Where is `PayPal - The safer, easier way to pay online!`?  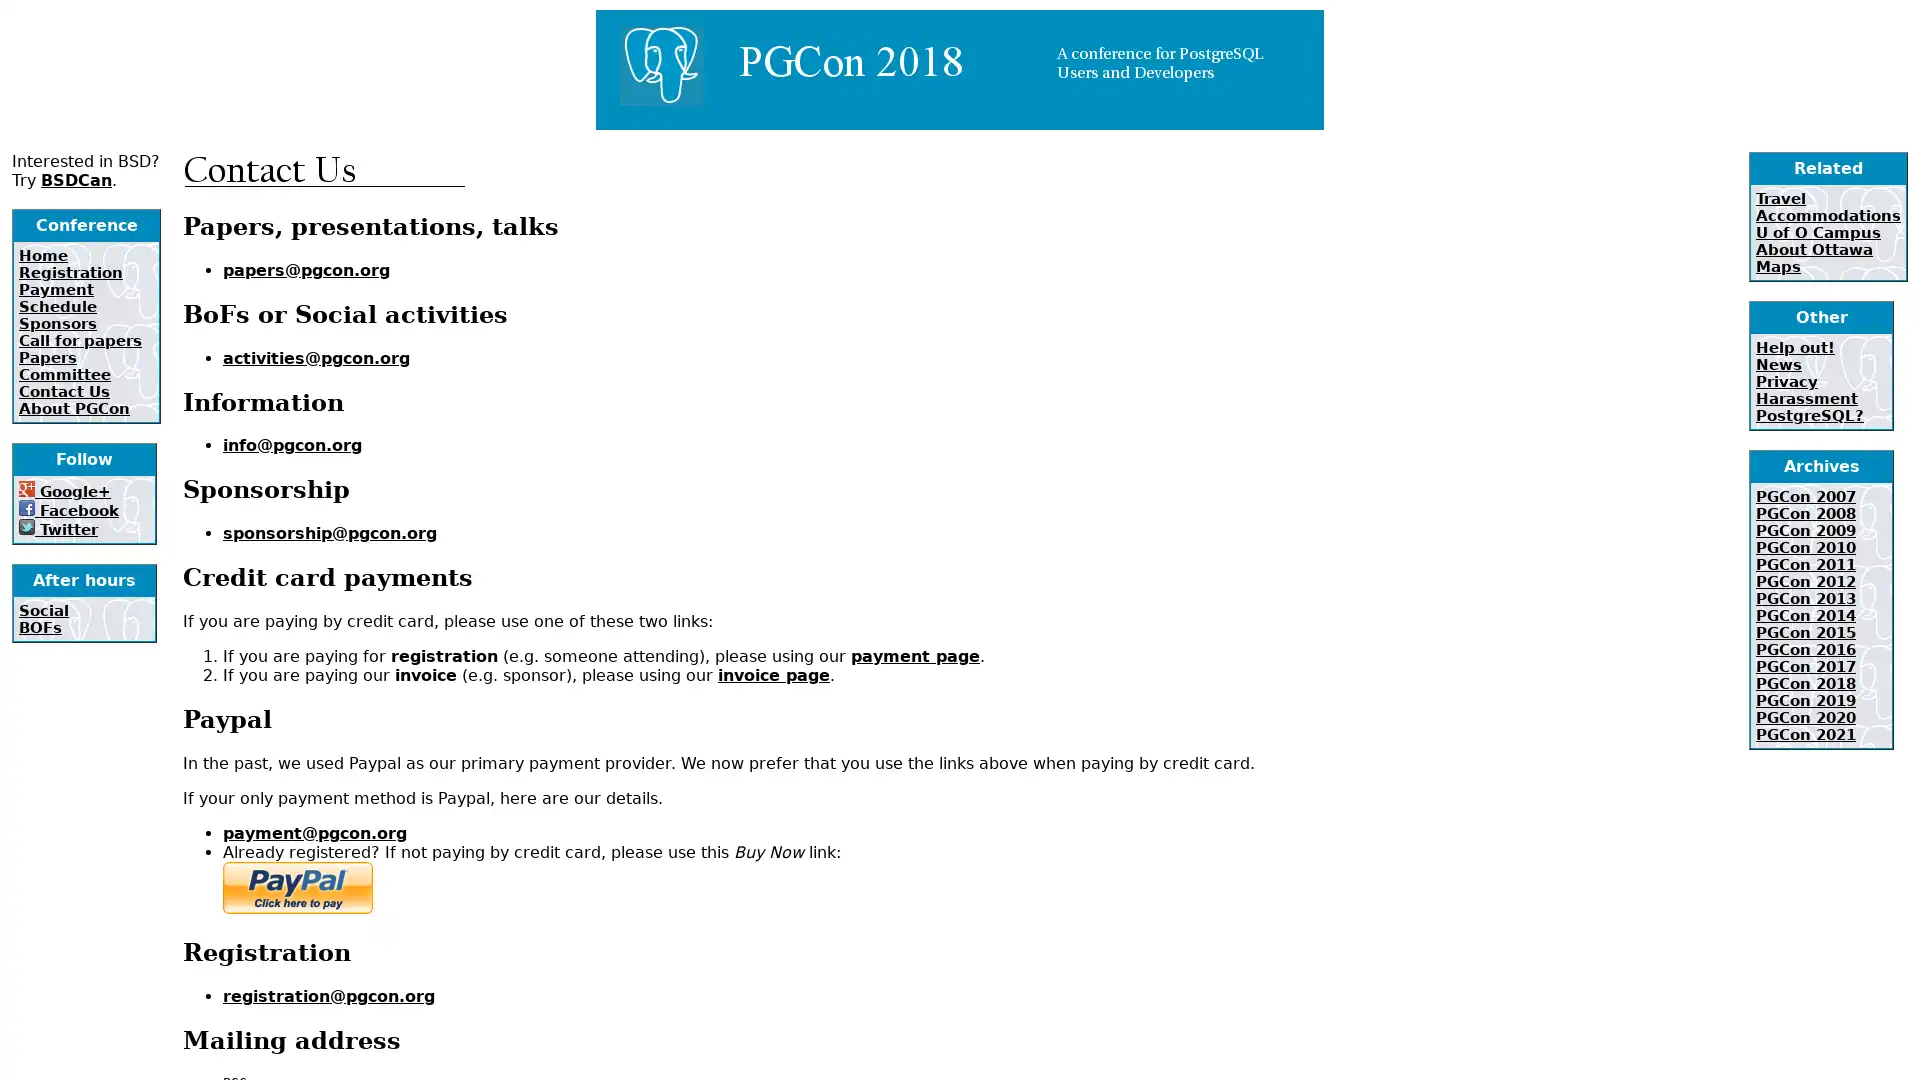 PayPal - The safer, easier way to pay online! is located at coordinates (296, 886).